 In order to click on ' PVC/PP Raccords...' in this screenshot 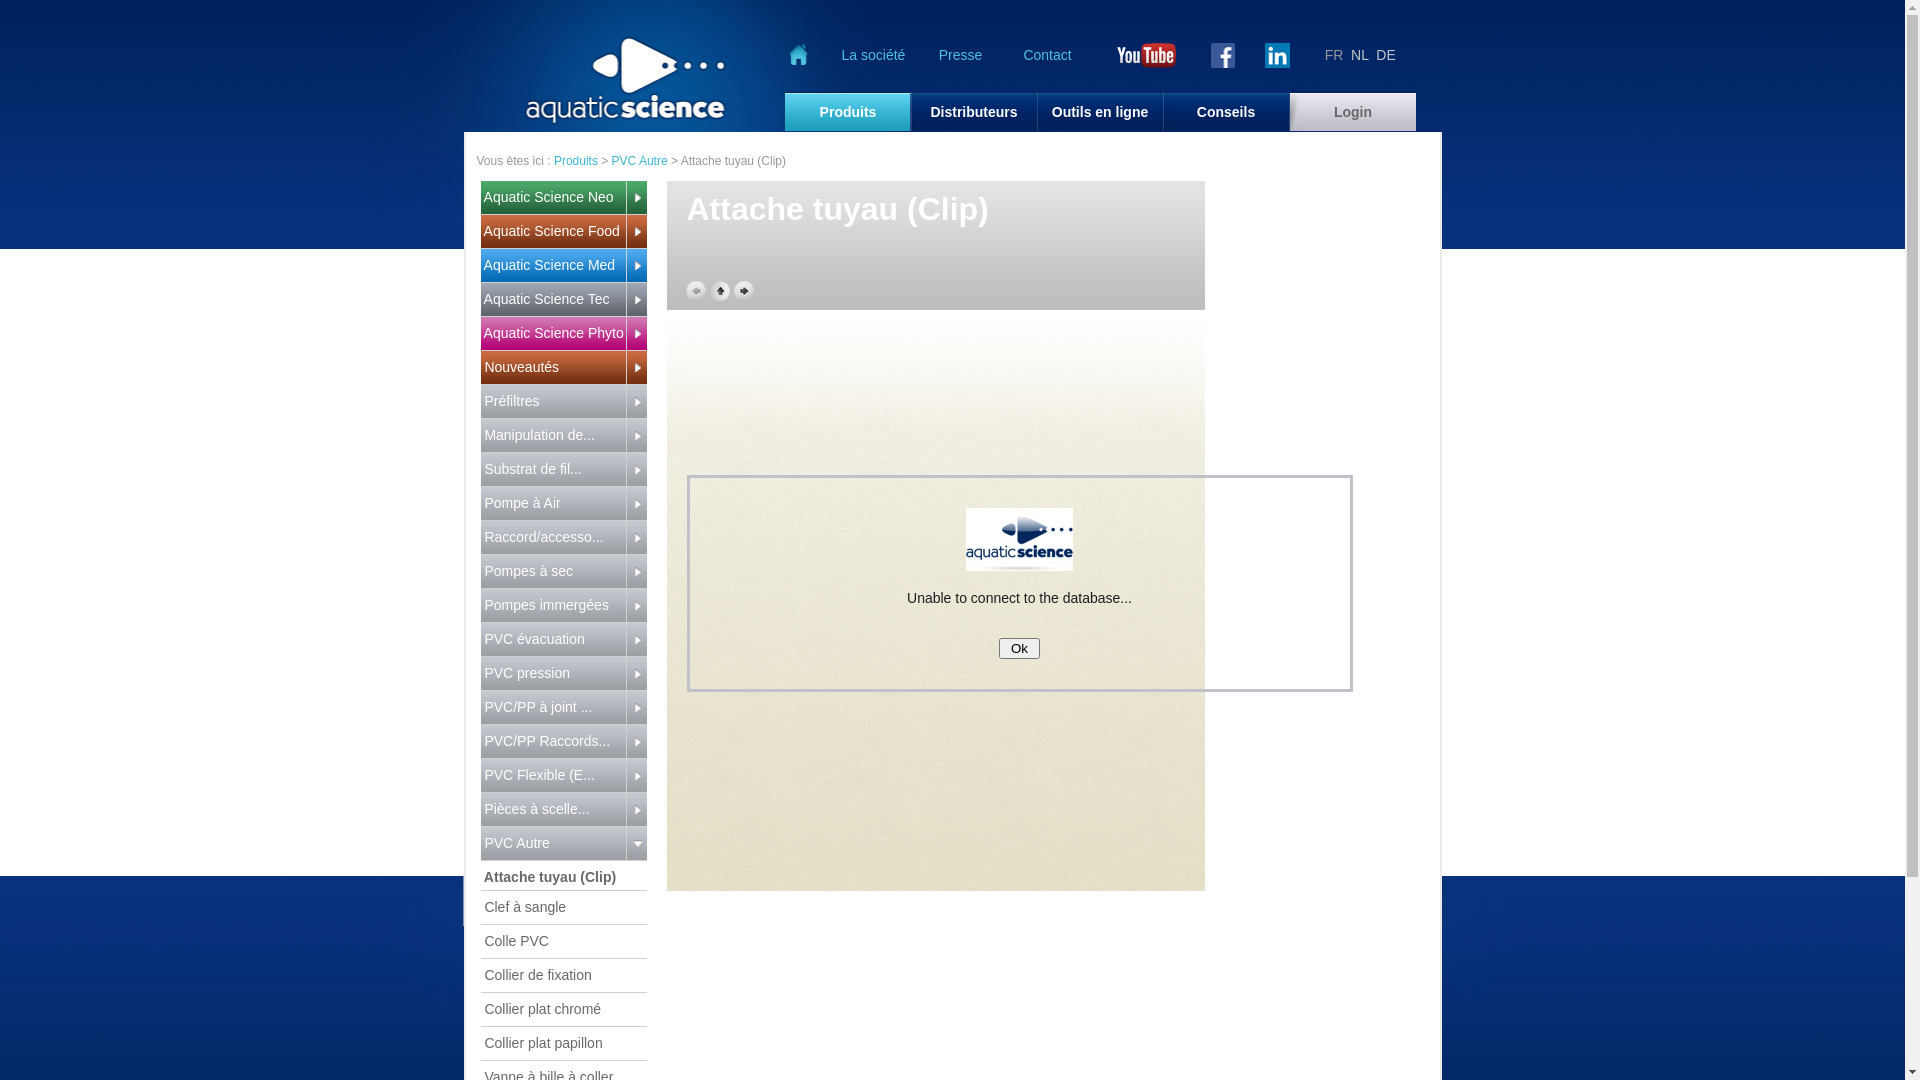, I will do `click(552, 741)`.